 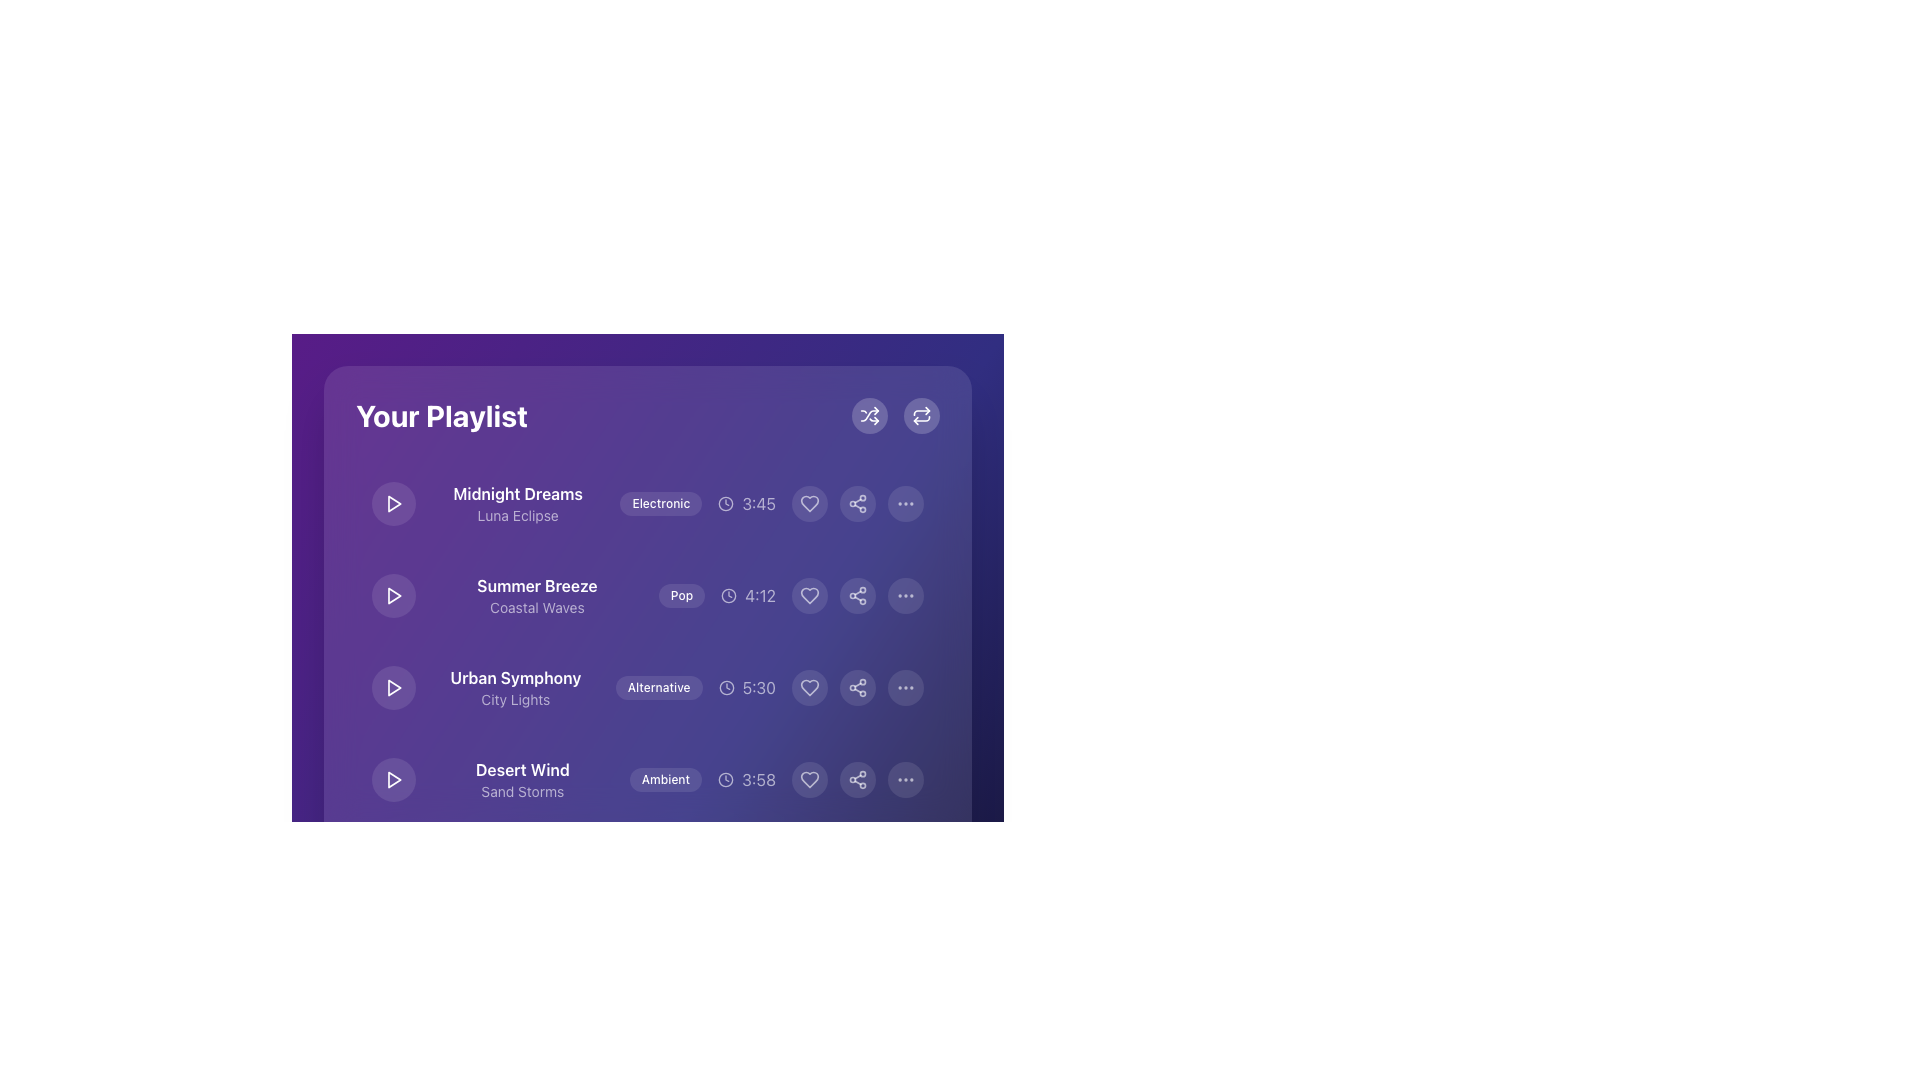 What do you see at coordinates (393, 778) in the screenshot?
I see `the triangular play icon with a white outline and a slightly transparent purple background located in the bottom-most row of the playlist adjacent to the text 'Desert Wind'` at bounding box center [393, 778].